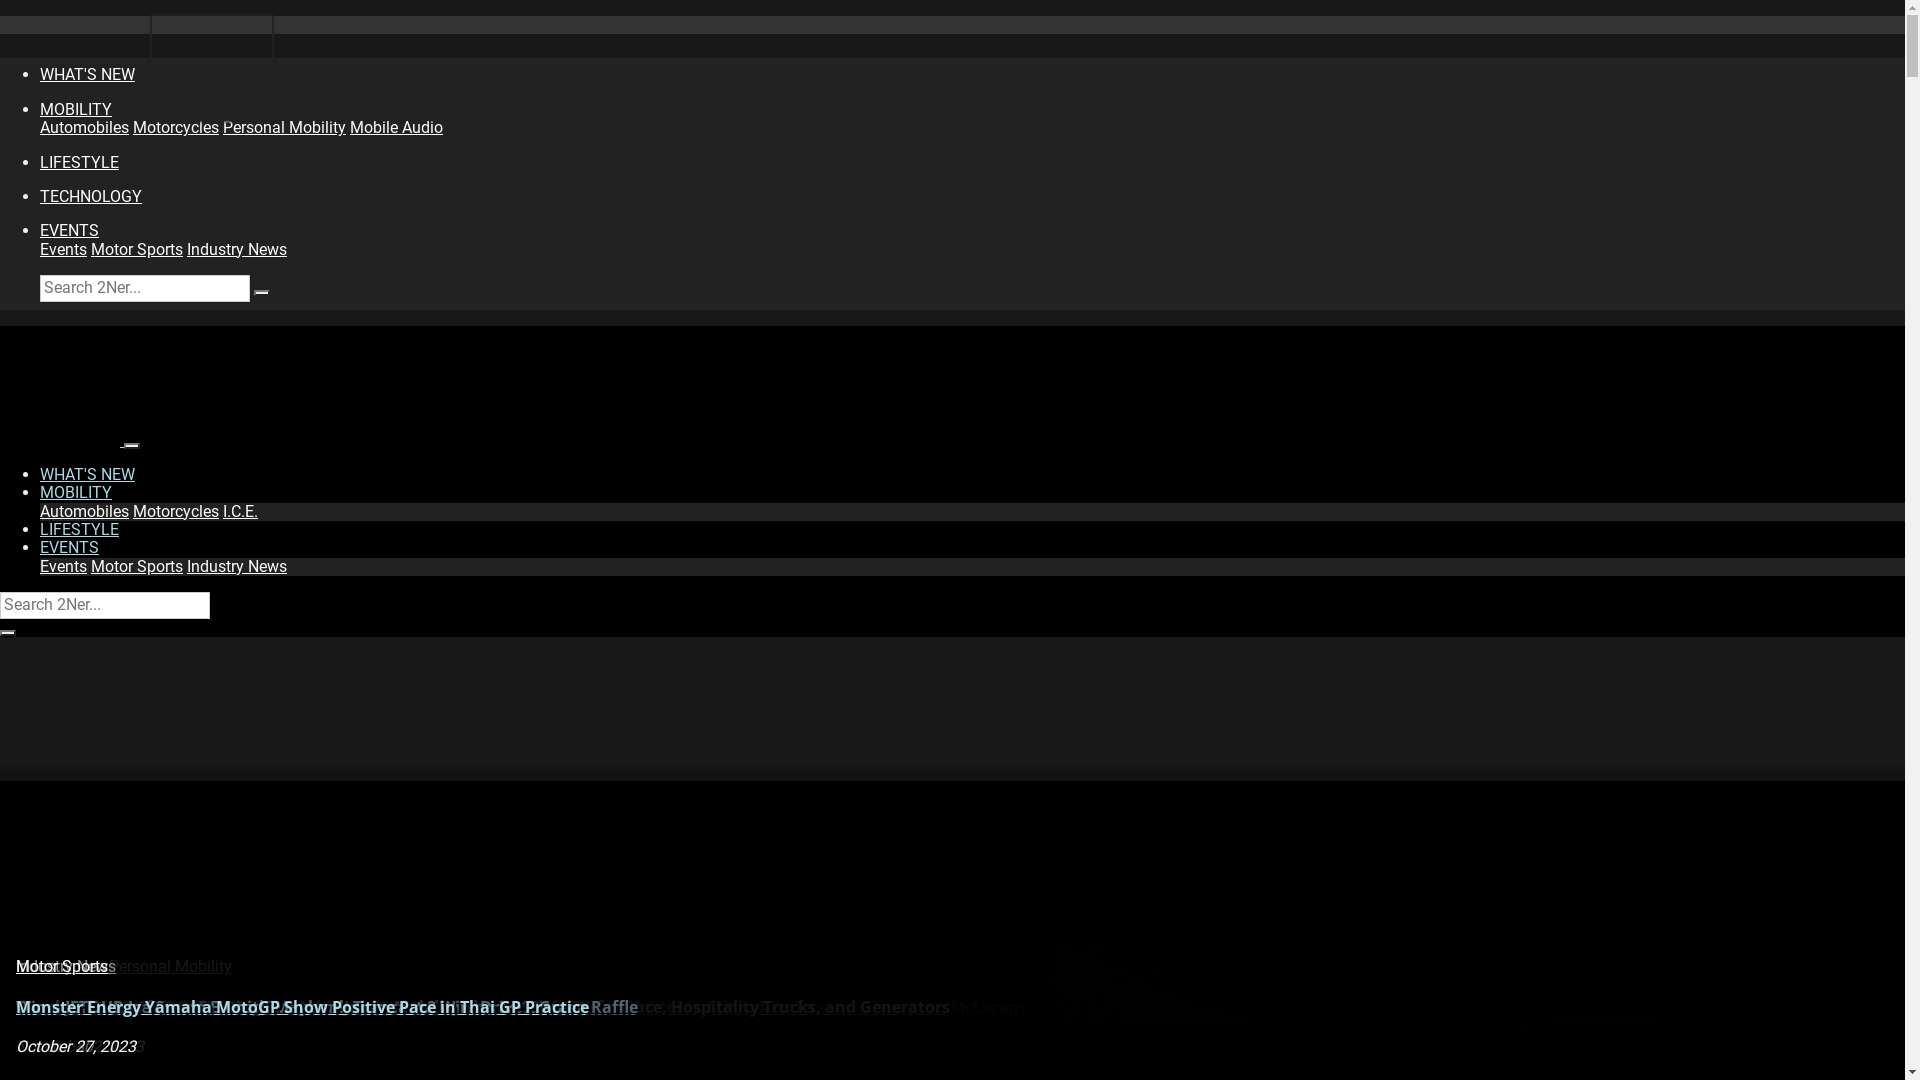  What do you see at coordinates (69, 229) in the screenshot?
I see `'EVENTS'` at bounding box center [69, 229].